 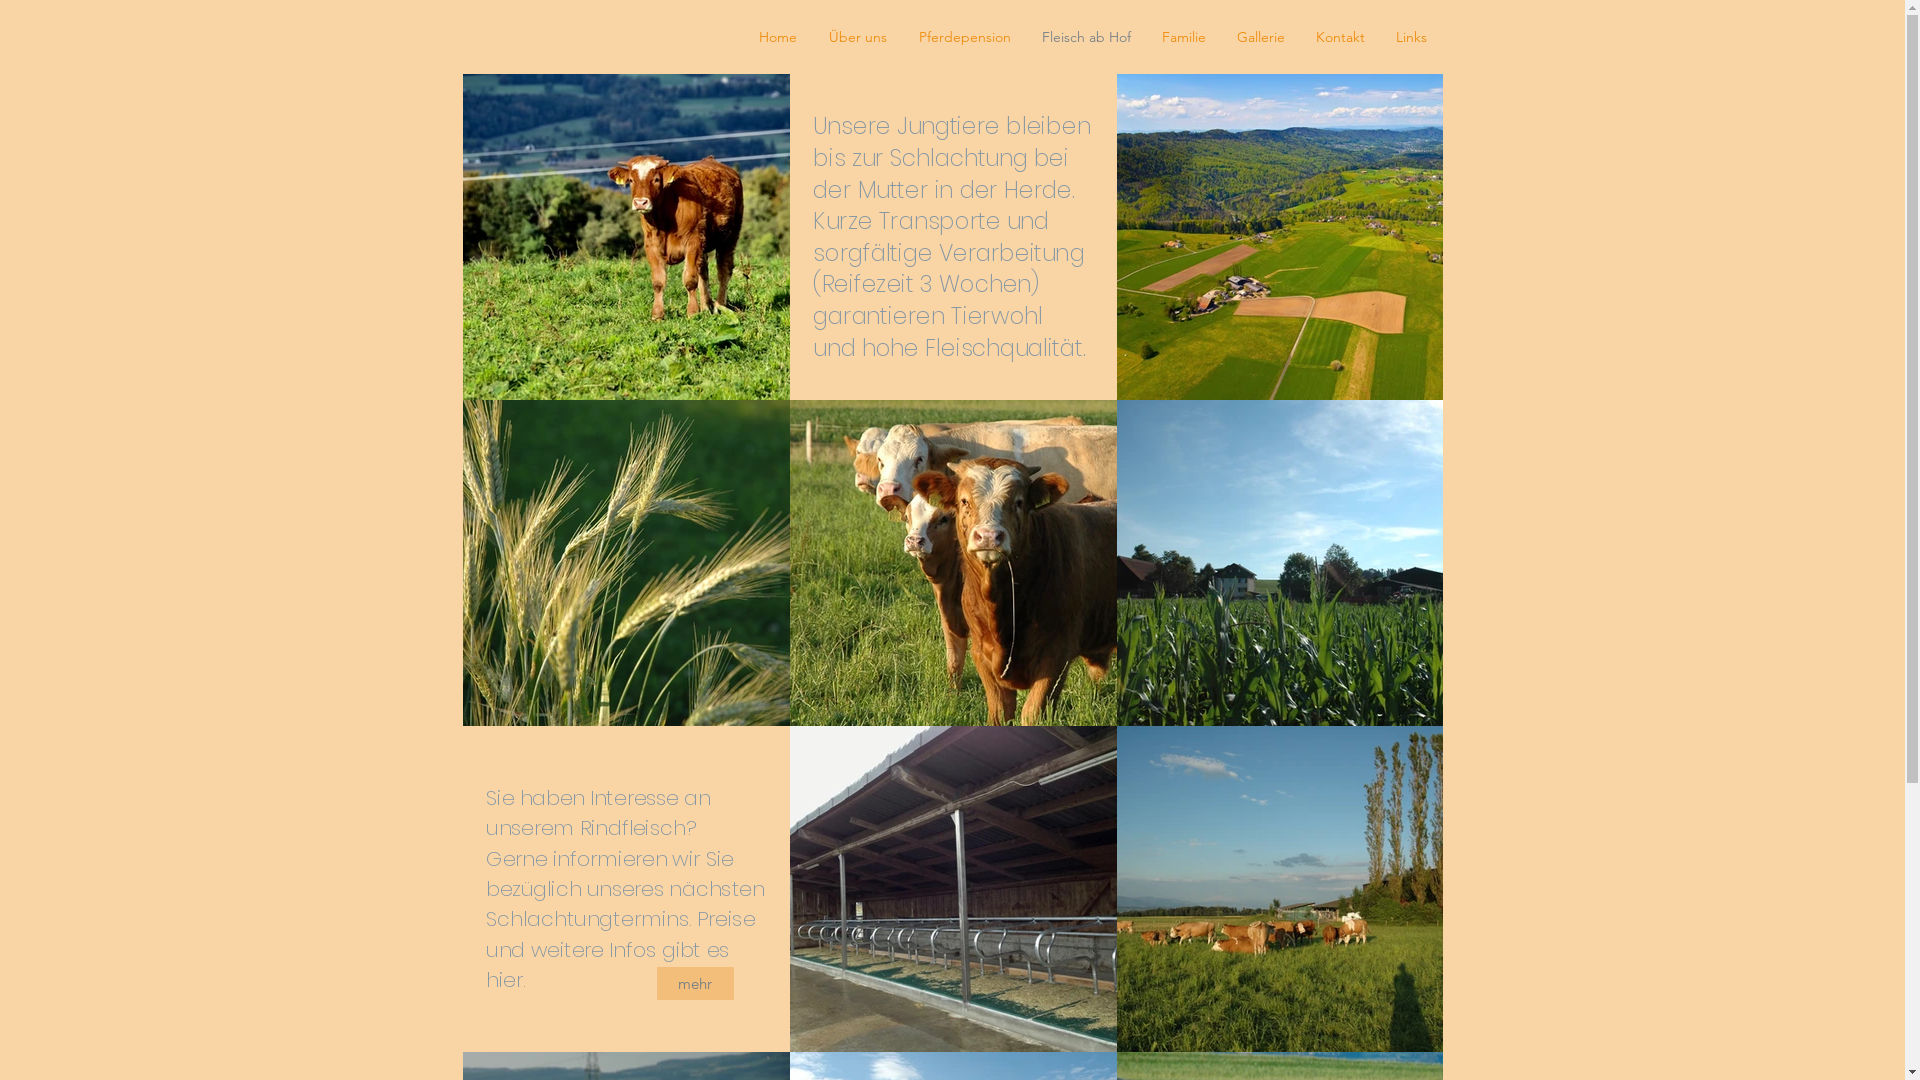 I want to click on 'Pferdepension', so click(x=964, y=37).